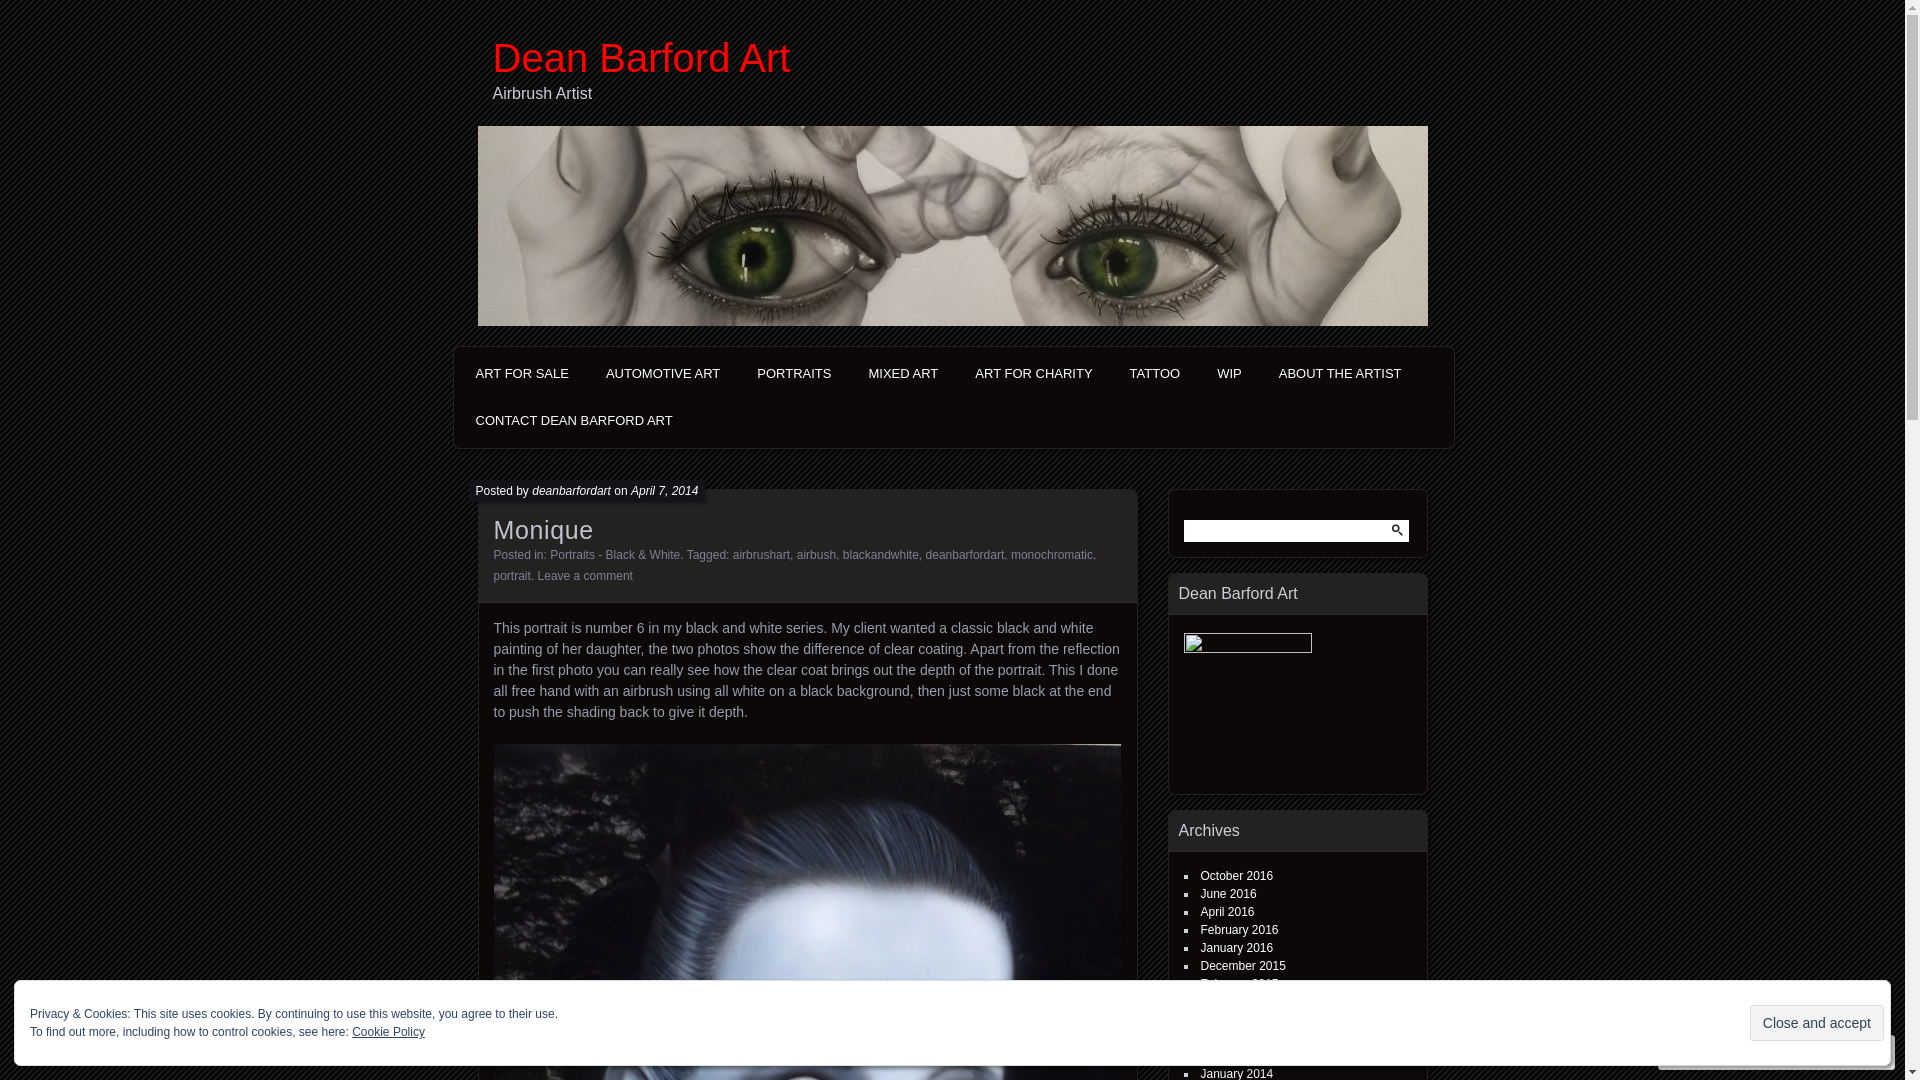  What do you see at coordinates (760, 555) in the screenshot?
I see `'airbrushart'` at bounding box center [760, 555].